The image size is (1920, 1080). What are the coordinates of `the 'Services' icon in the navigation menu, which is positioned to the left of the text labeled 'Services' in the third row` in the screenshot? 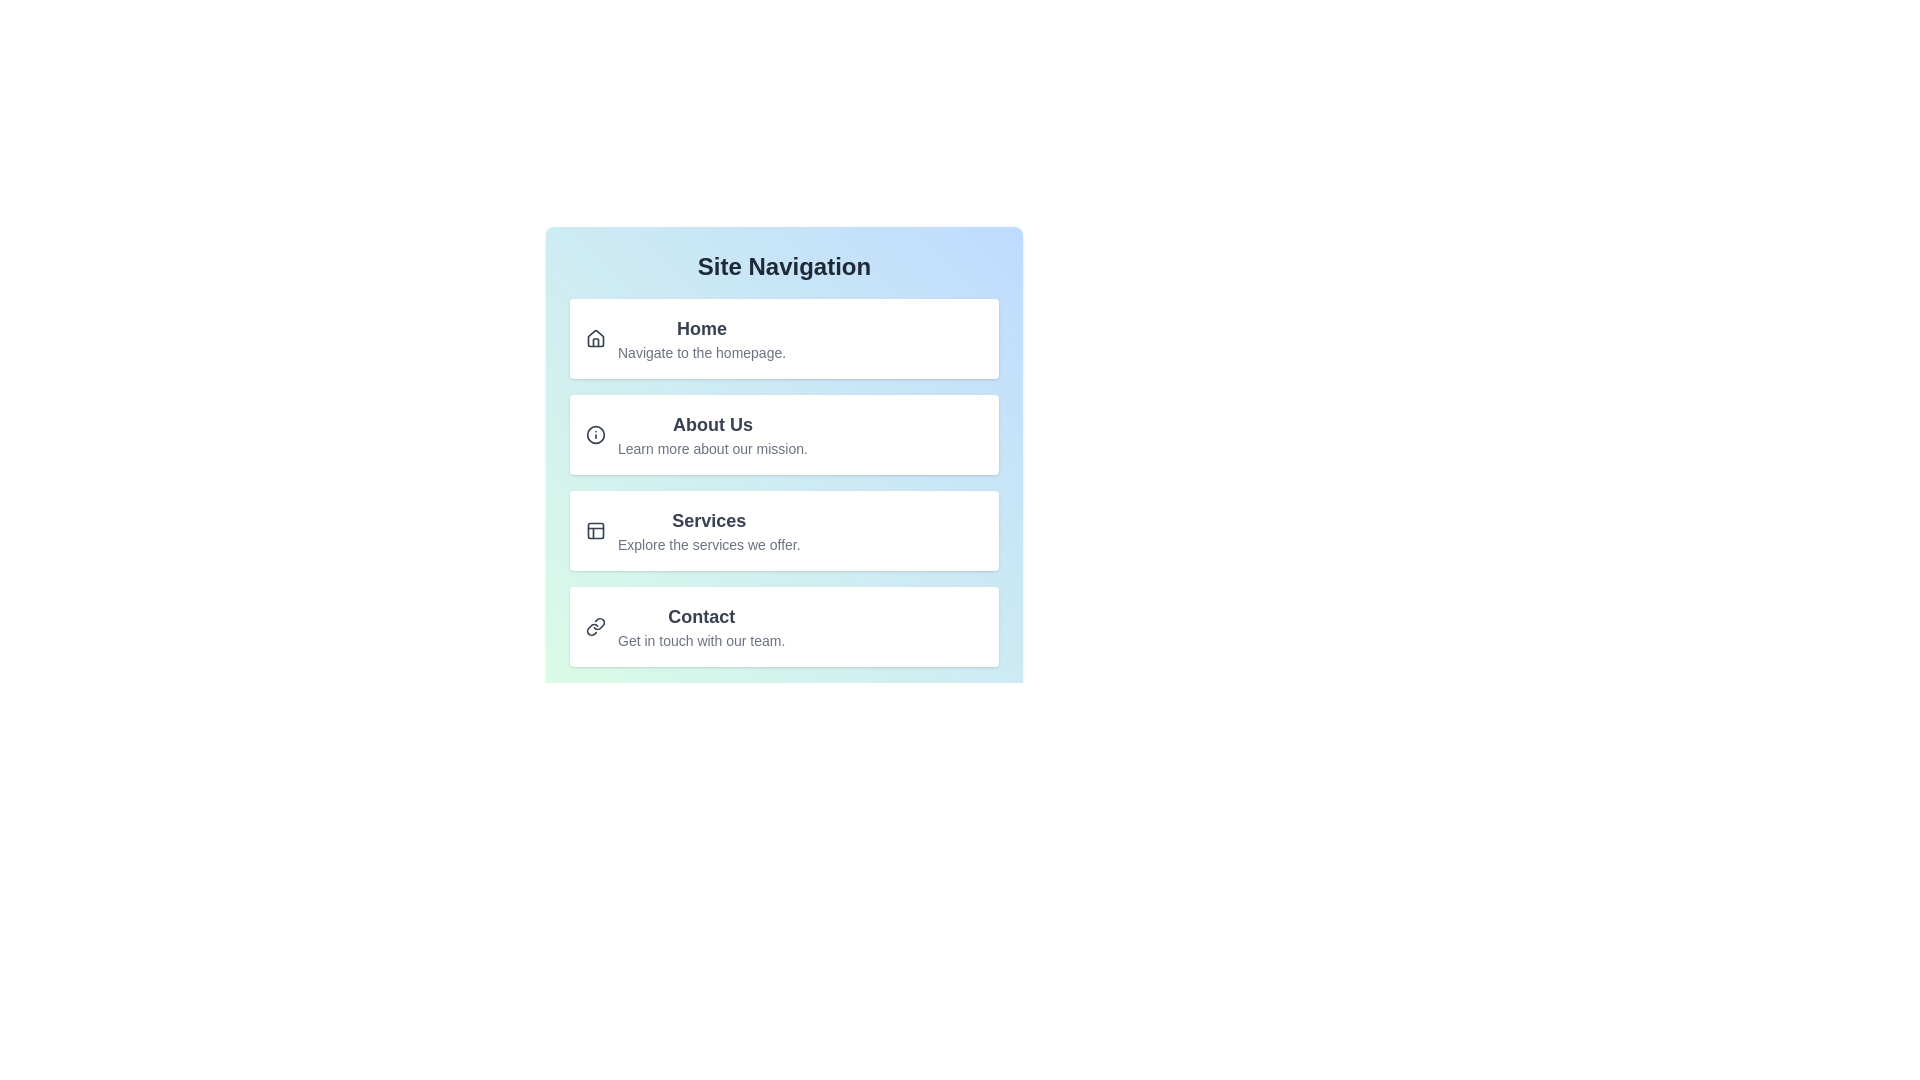 It's located at (594, 530).